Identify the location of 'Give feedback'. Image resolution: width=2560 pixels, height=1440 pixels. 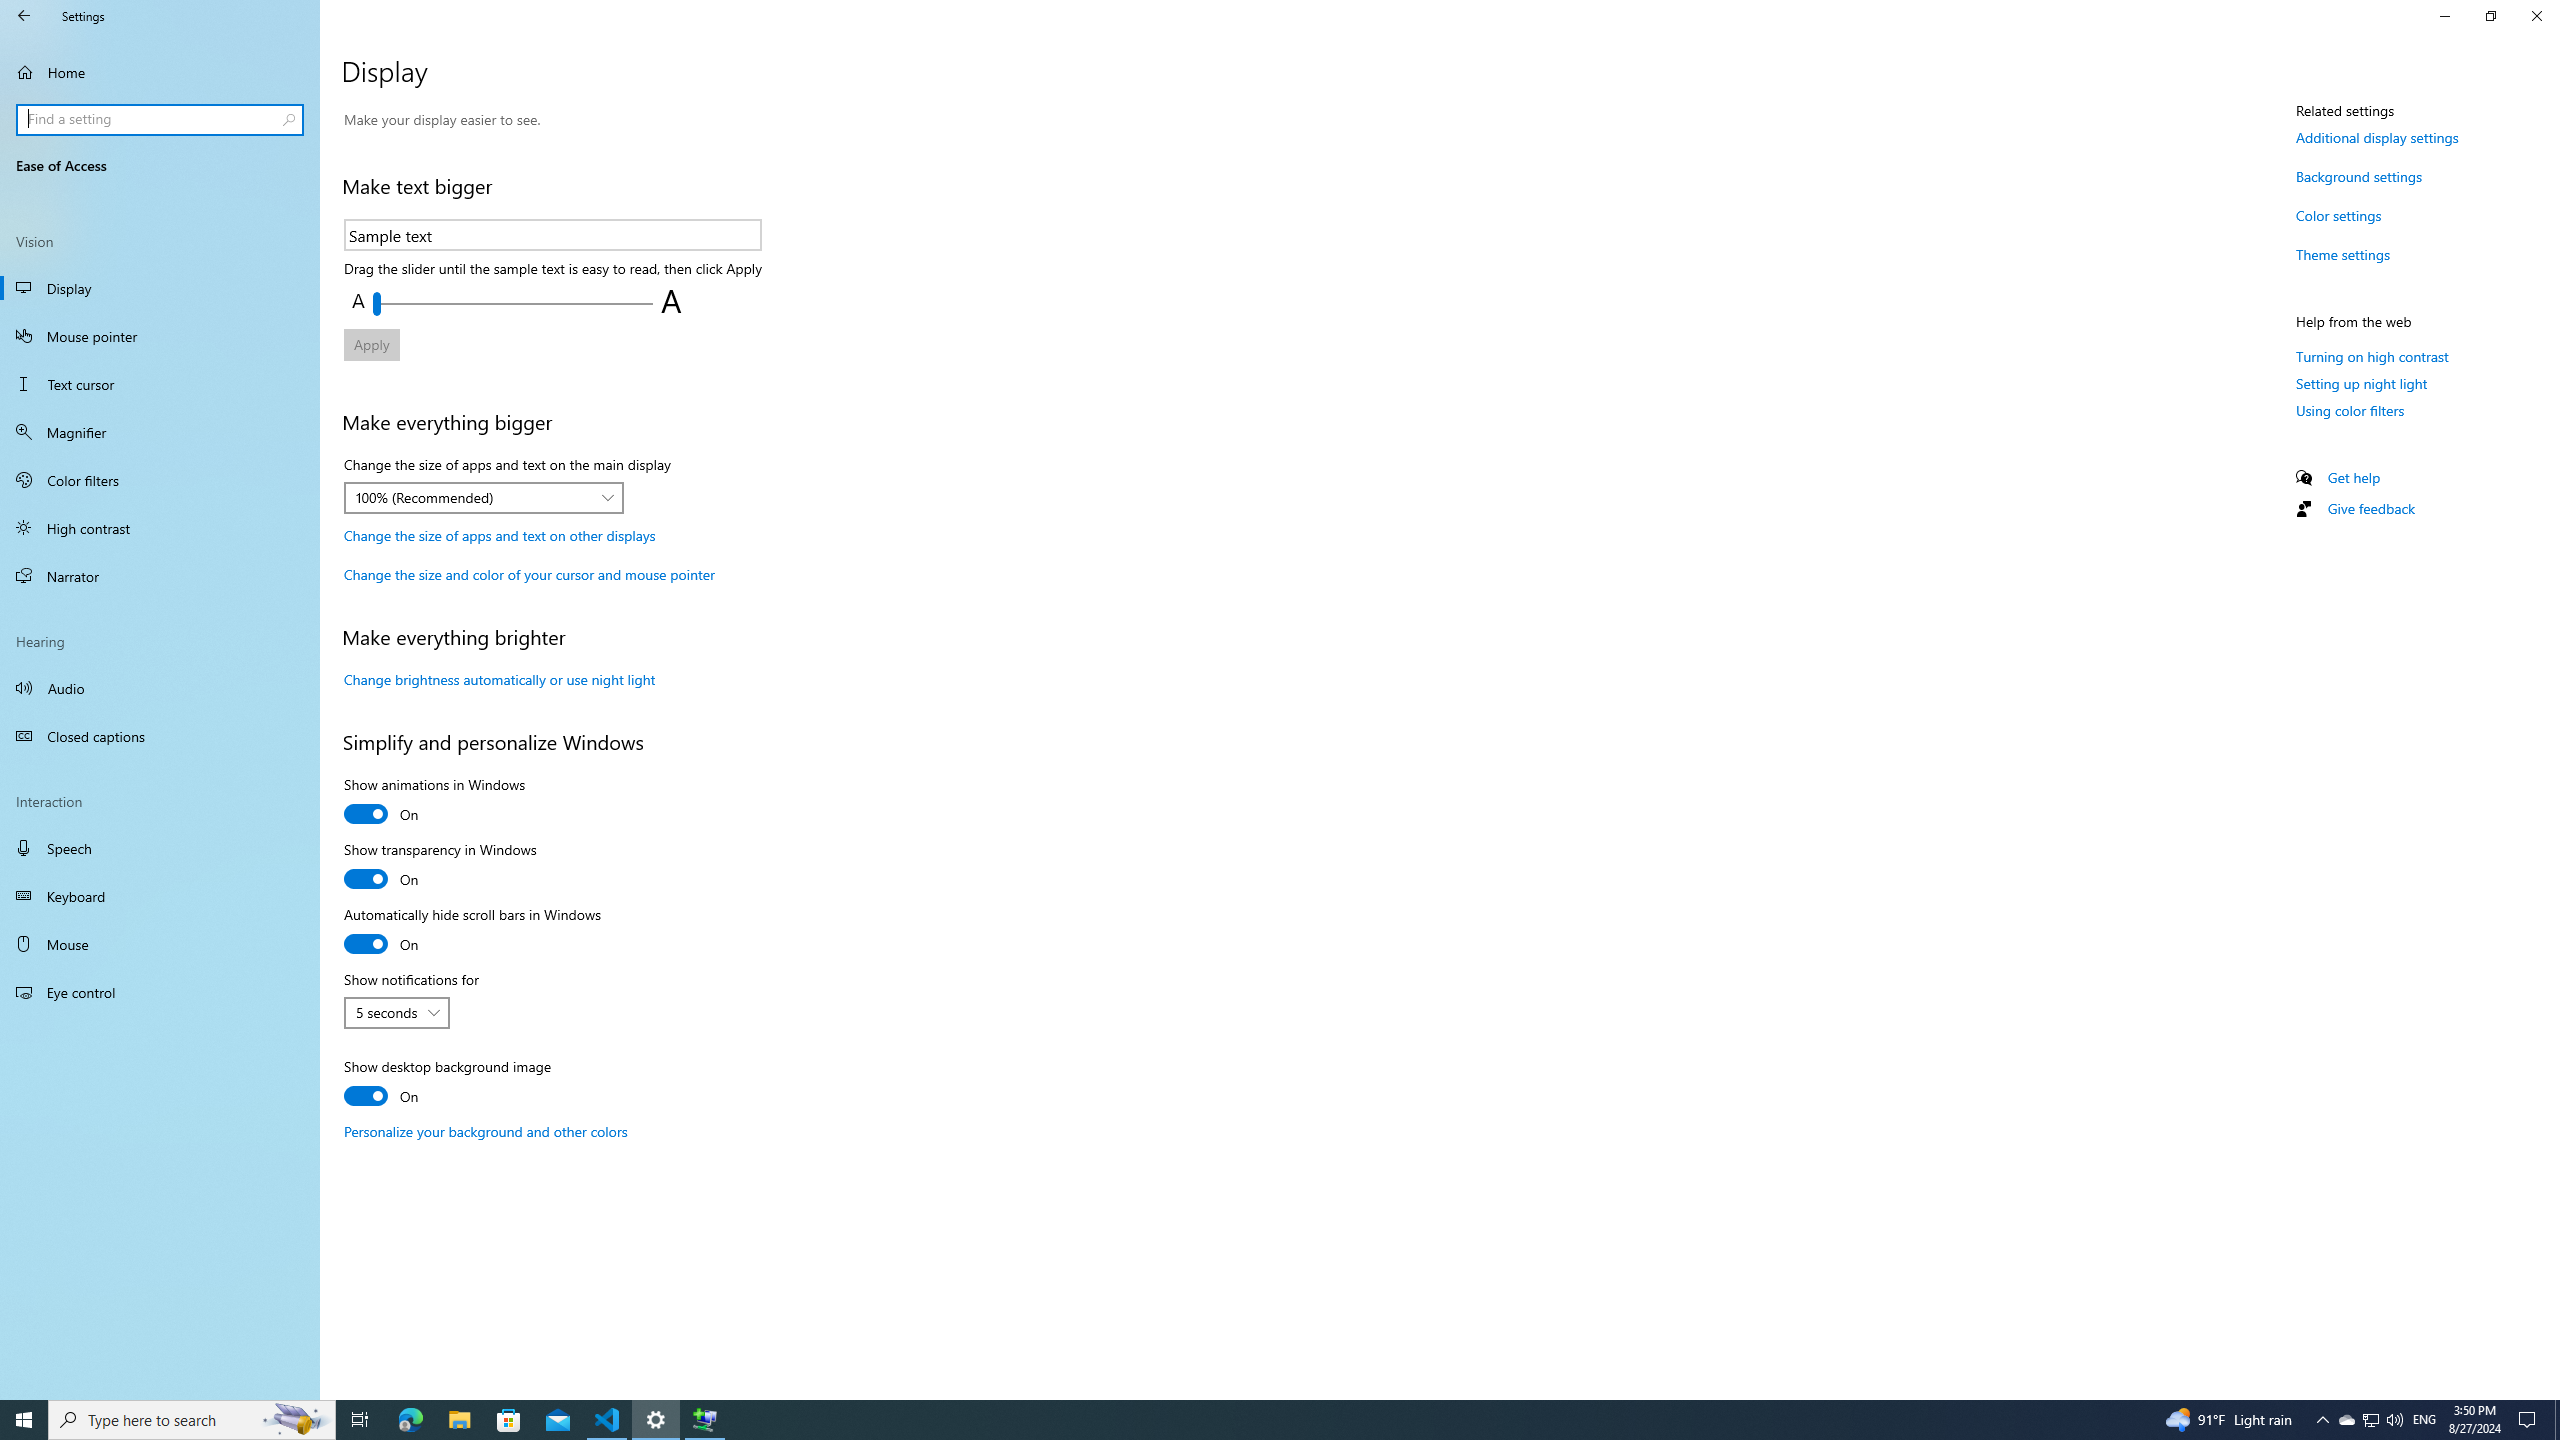
(2369, 509).